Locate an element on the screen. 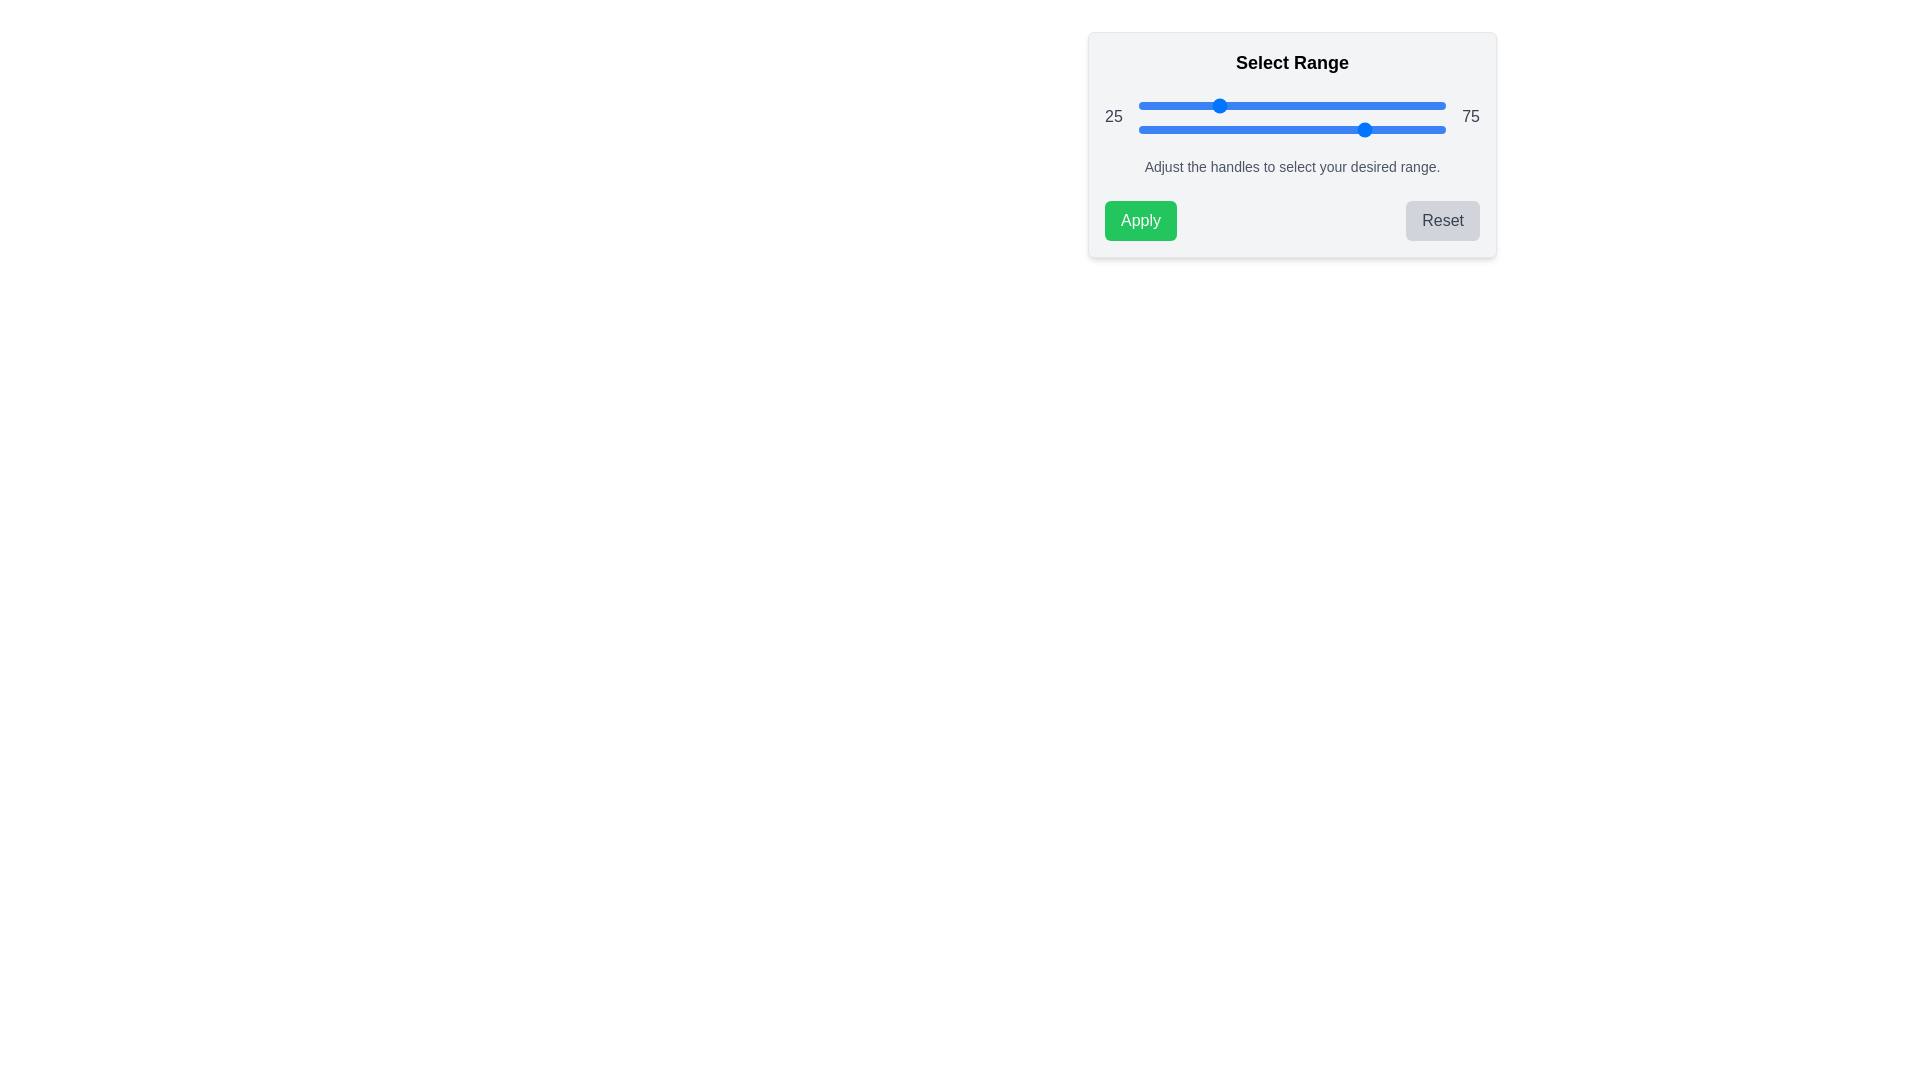 The image size is (1920, 1080). the static text label that serves as a numerical indicator, located to the far left of its group, preceding two blue slider components and another text label showing '75' is located at coordinates (1112, 116).